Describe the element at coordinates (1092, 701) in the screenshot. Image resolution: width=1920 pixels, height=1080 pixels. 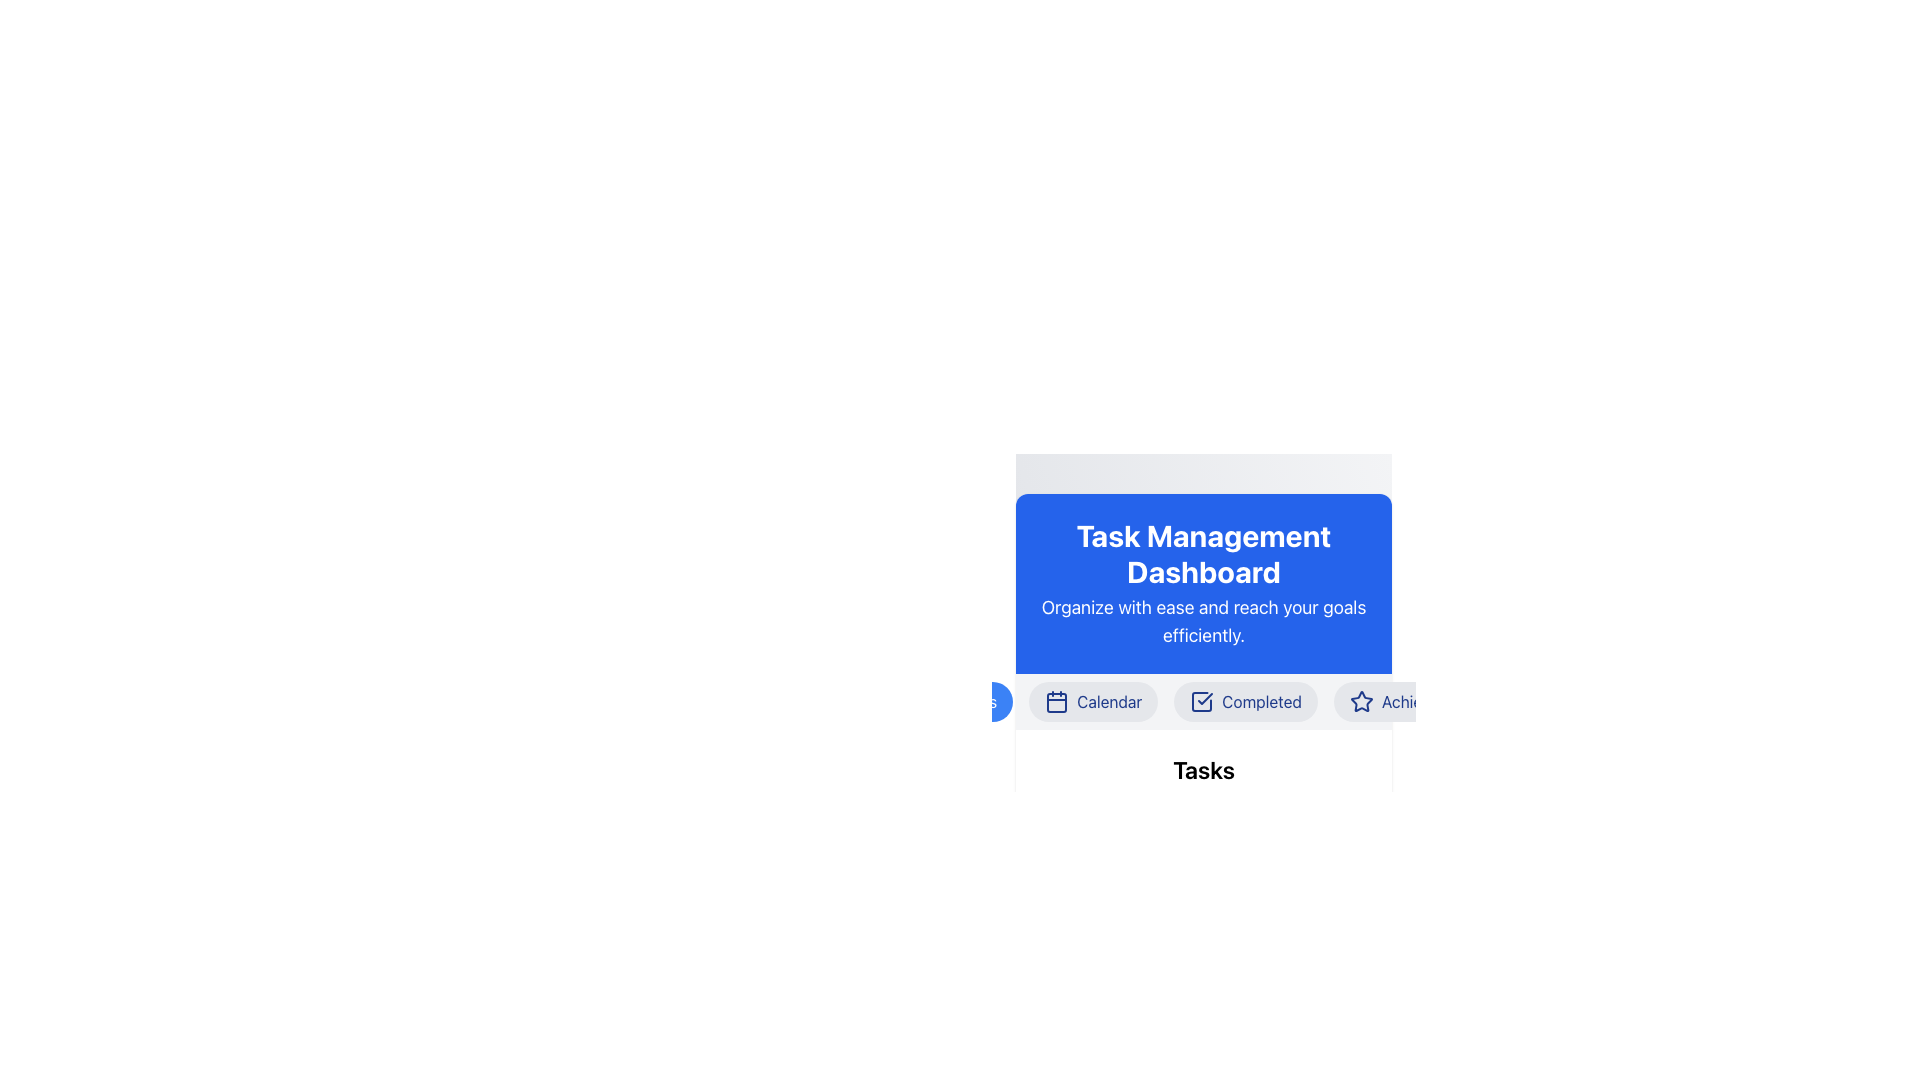
I see `the 'Calendar' button with a dark blue calendar icon located in the horizontal navigation menu below the 'Task Management Dashboard' title` at that location.